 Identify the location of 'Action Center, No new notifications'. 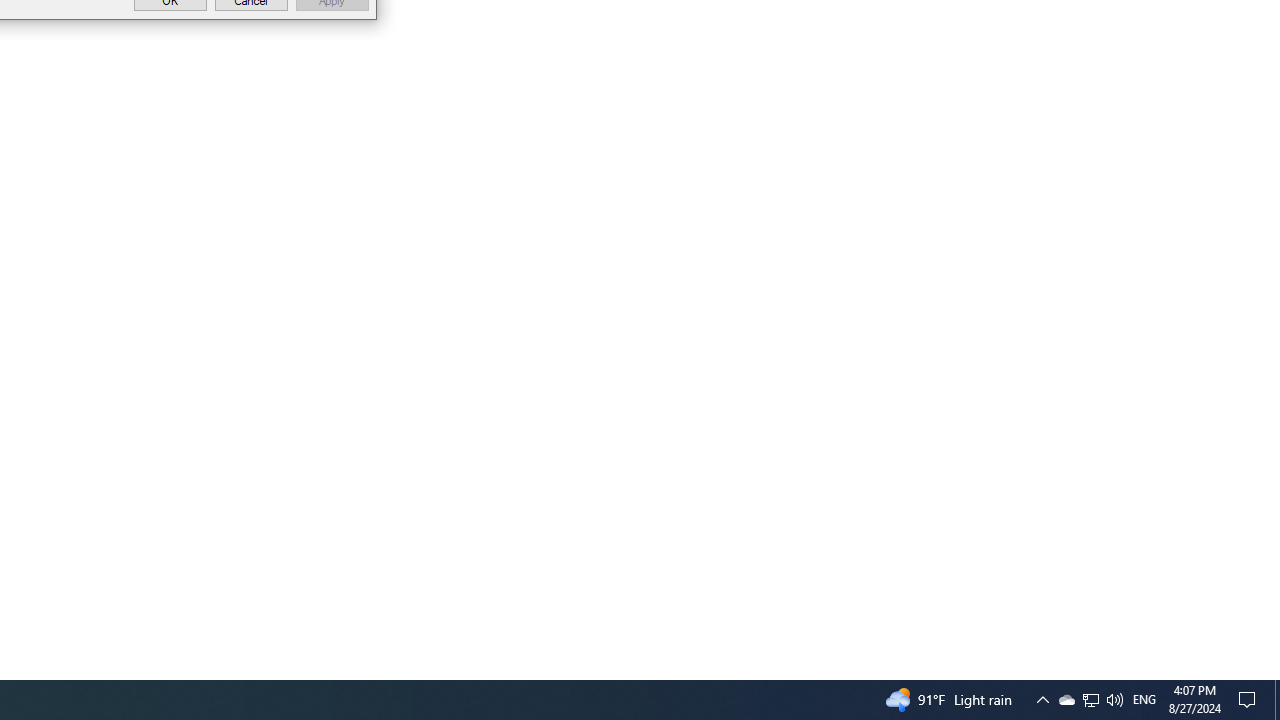
(1250, 698).